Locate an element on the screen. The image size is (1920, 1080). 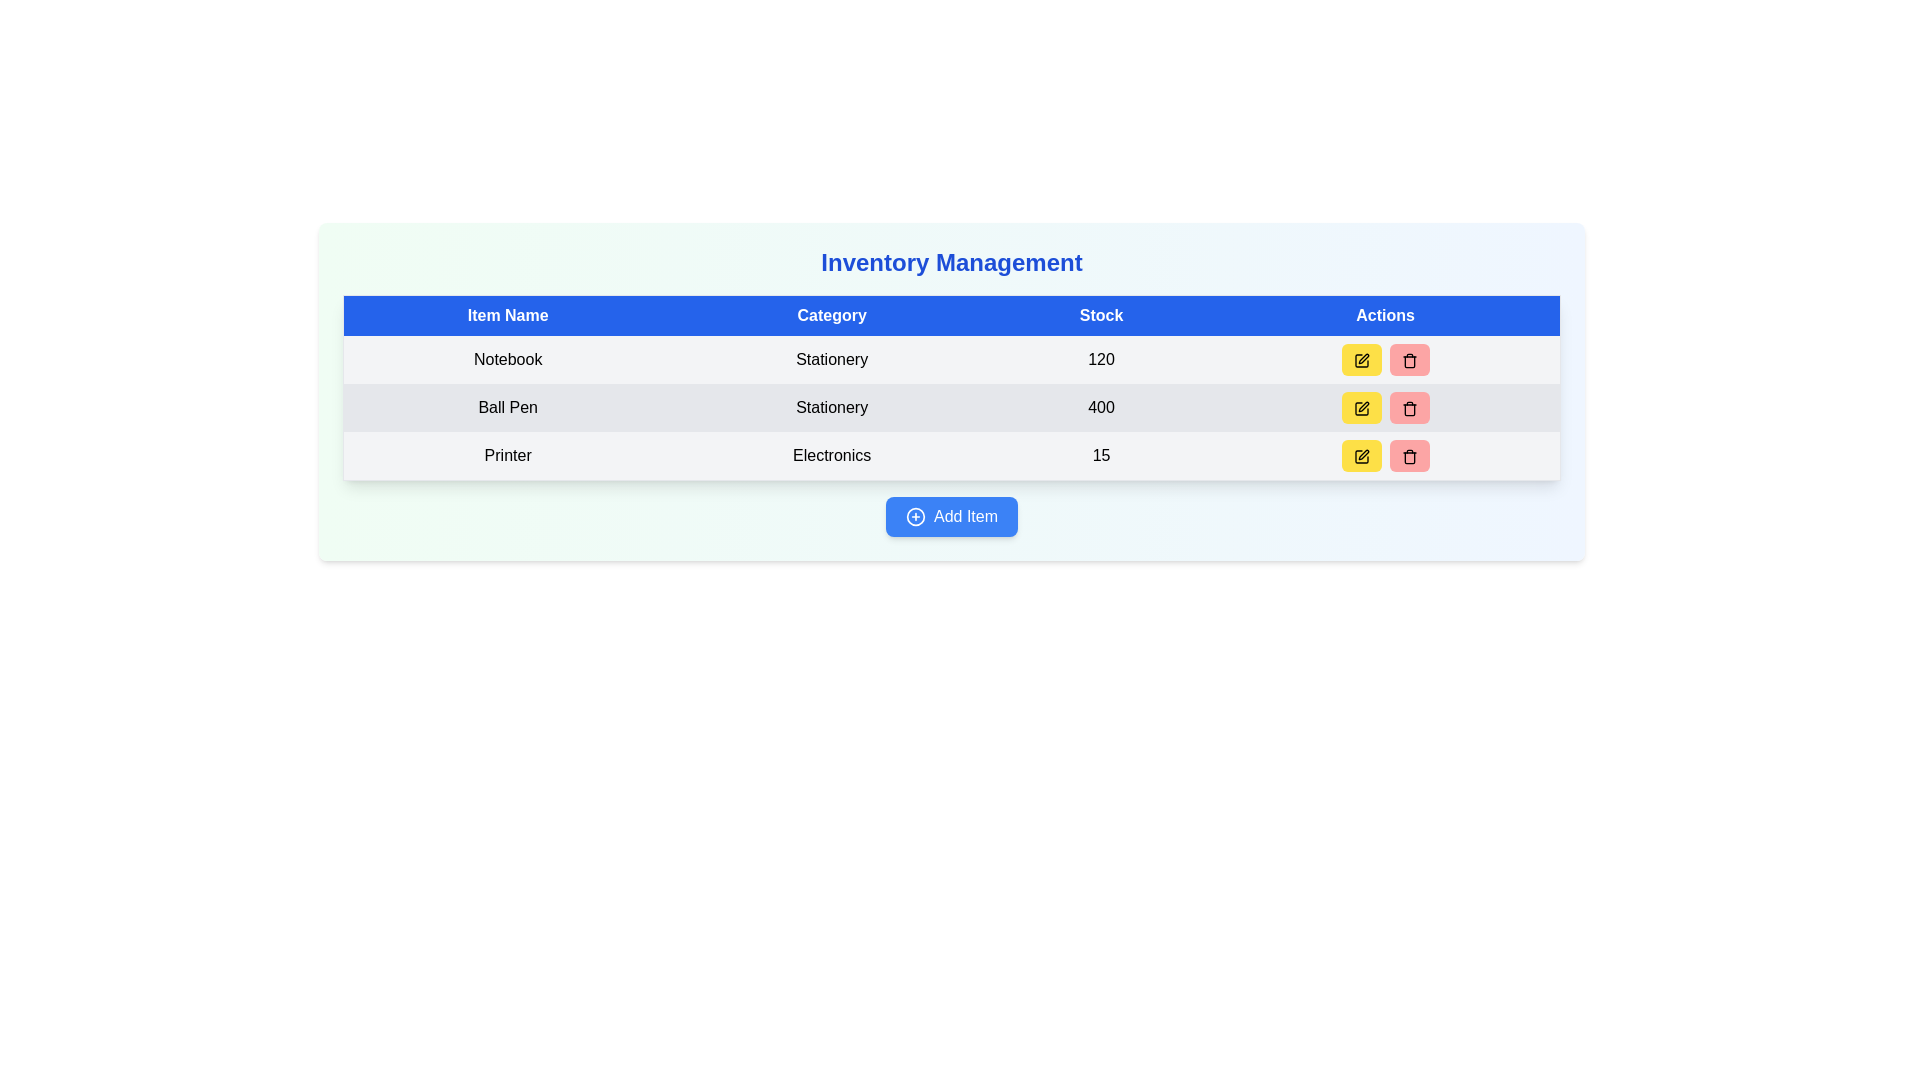
the trash bin icon, which is part of a row of action icons in the last column of the table, located to the right of the edit icon is located at coordinates (1408, 458).